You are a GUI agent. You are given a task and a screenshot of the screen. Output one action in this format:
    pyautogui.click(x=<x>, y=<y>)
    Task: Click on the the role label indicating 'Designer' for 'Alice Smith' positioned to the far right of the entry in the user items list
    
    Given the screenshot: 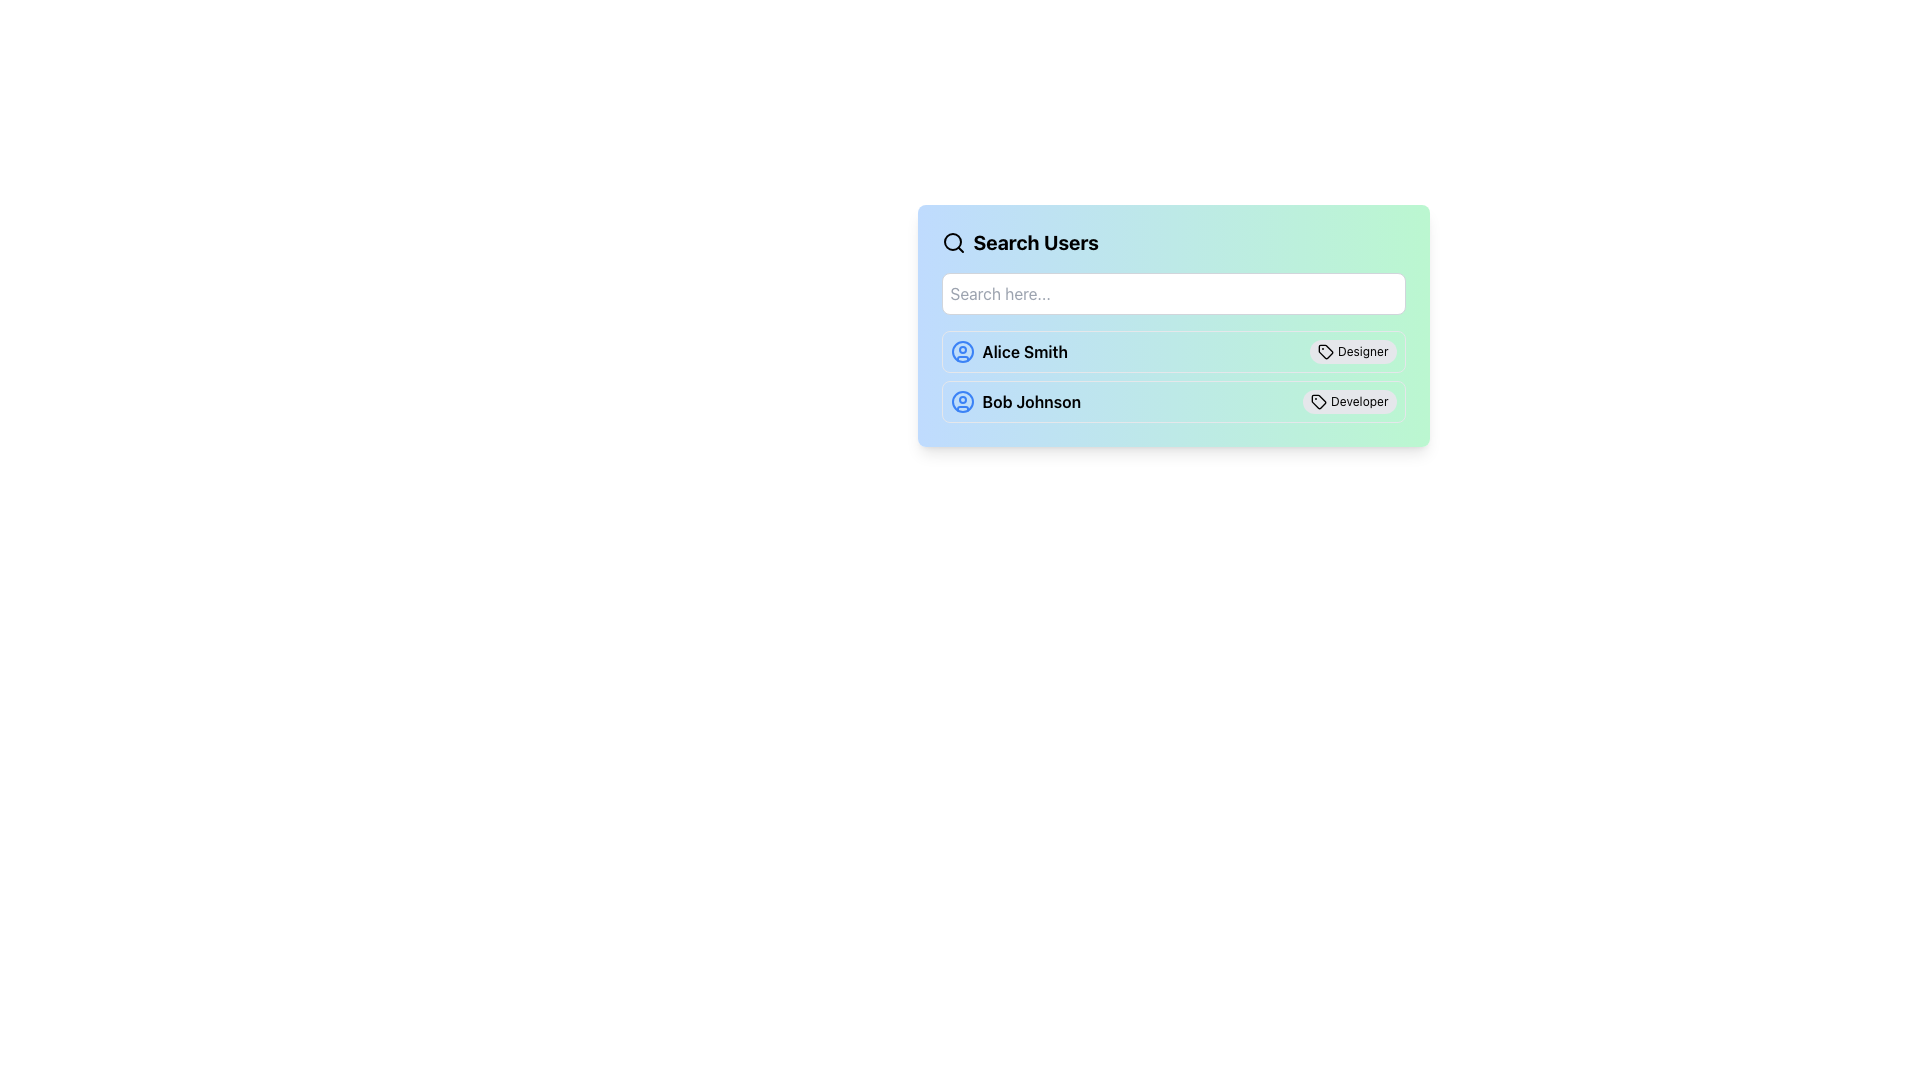 What is the action you would take?
    pyautogui.click(x=1353, y=350)
    